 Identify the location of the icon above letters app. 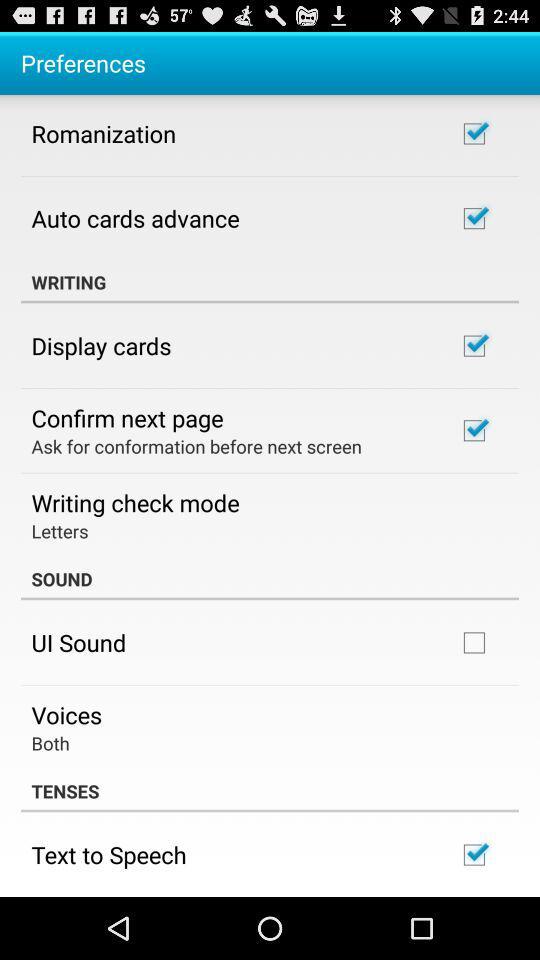
(135, 501).